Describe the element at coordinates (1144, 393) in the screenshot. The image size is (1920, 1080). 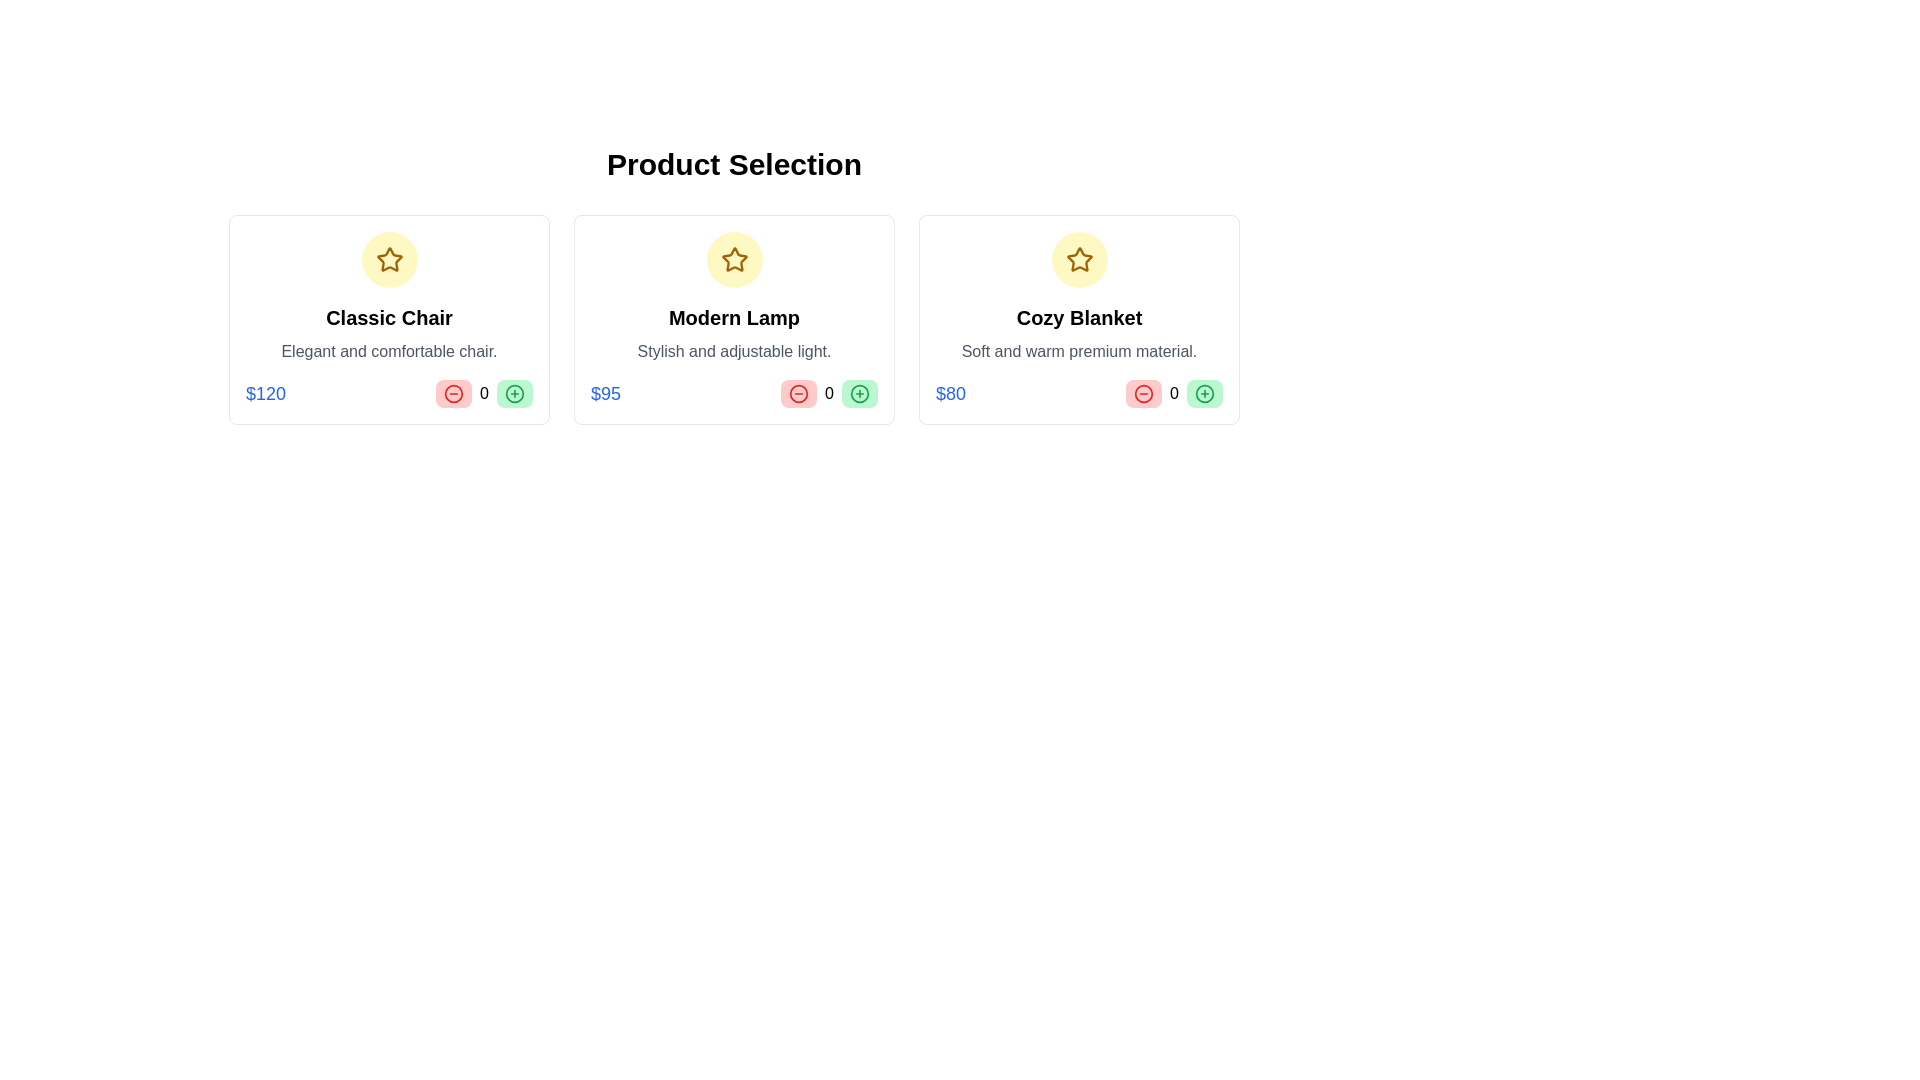
I see `the red circular minus icon located at the bottom section of the 'Cozy Blanket' card` at that location.